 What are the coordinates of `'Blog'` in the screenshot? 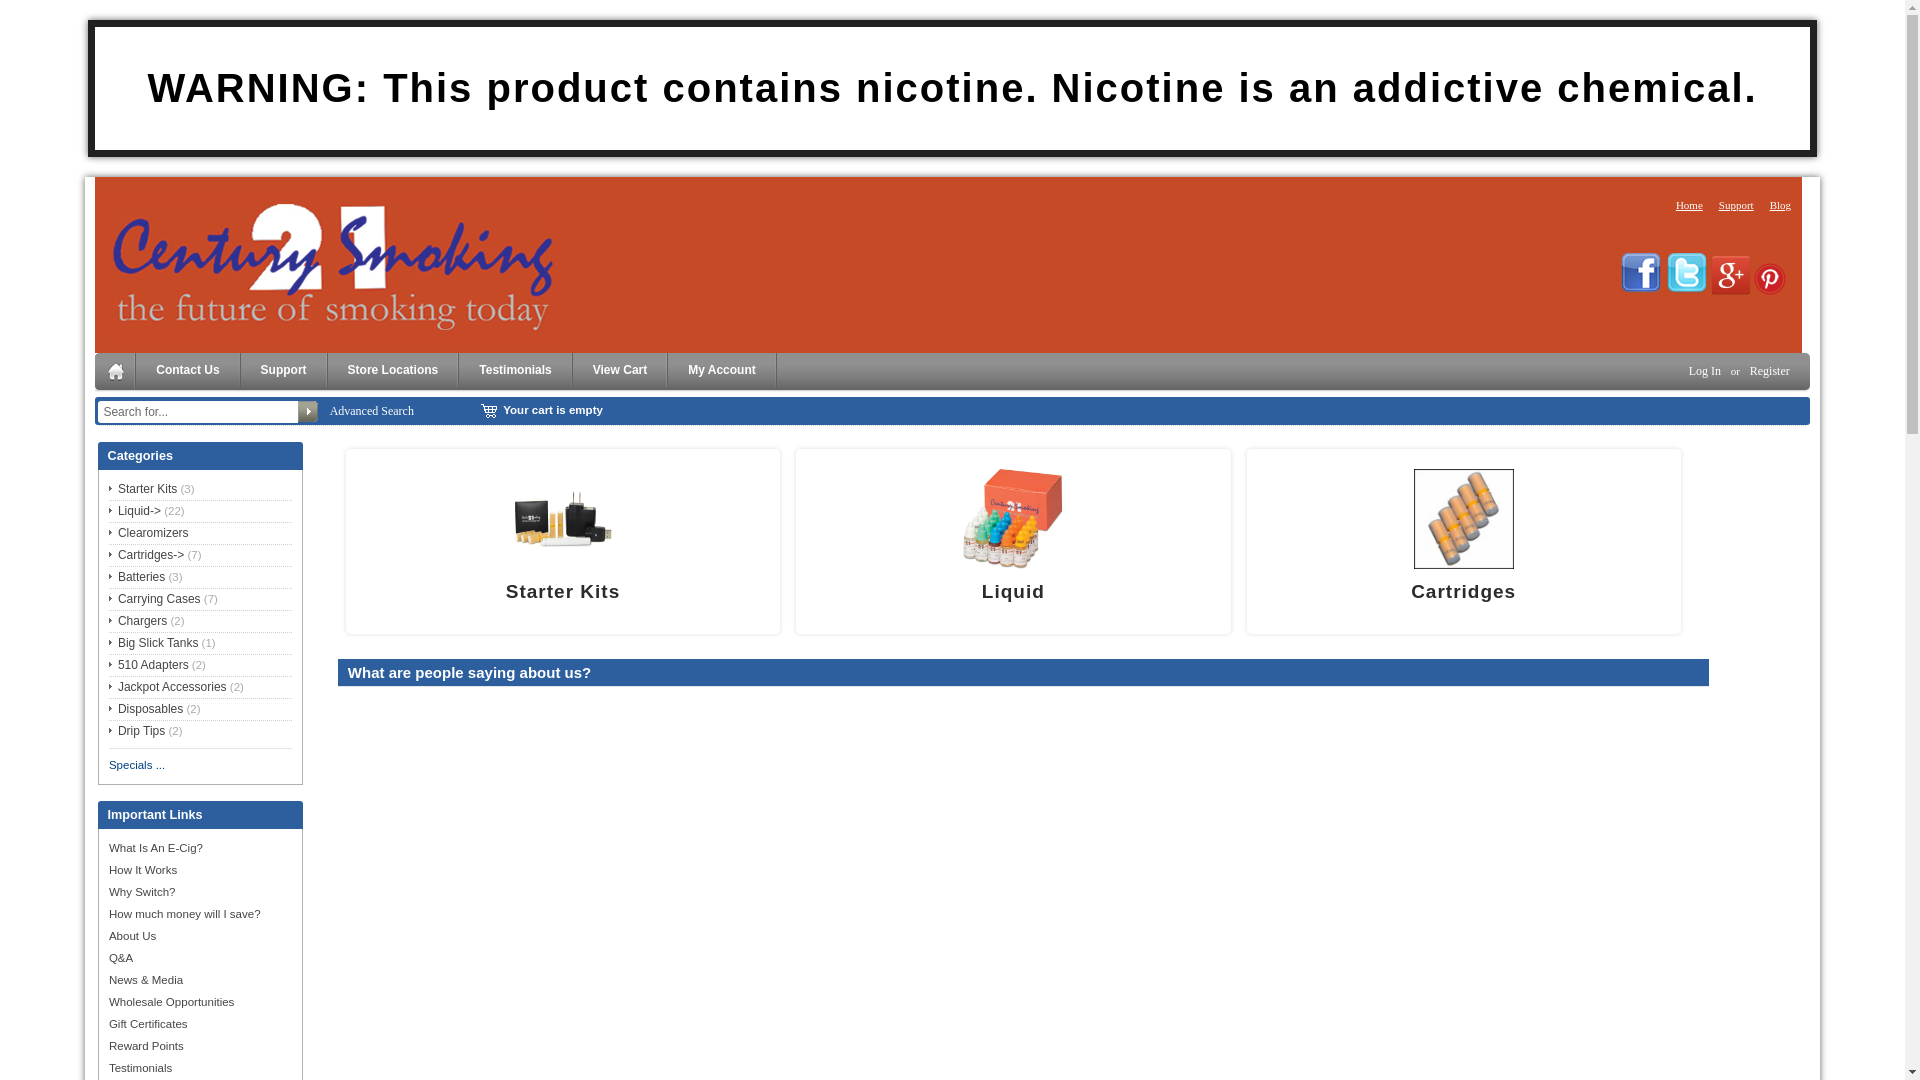 It's located at (1770, 204).